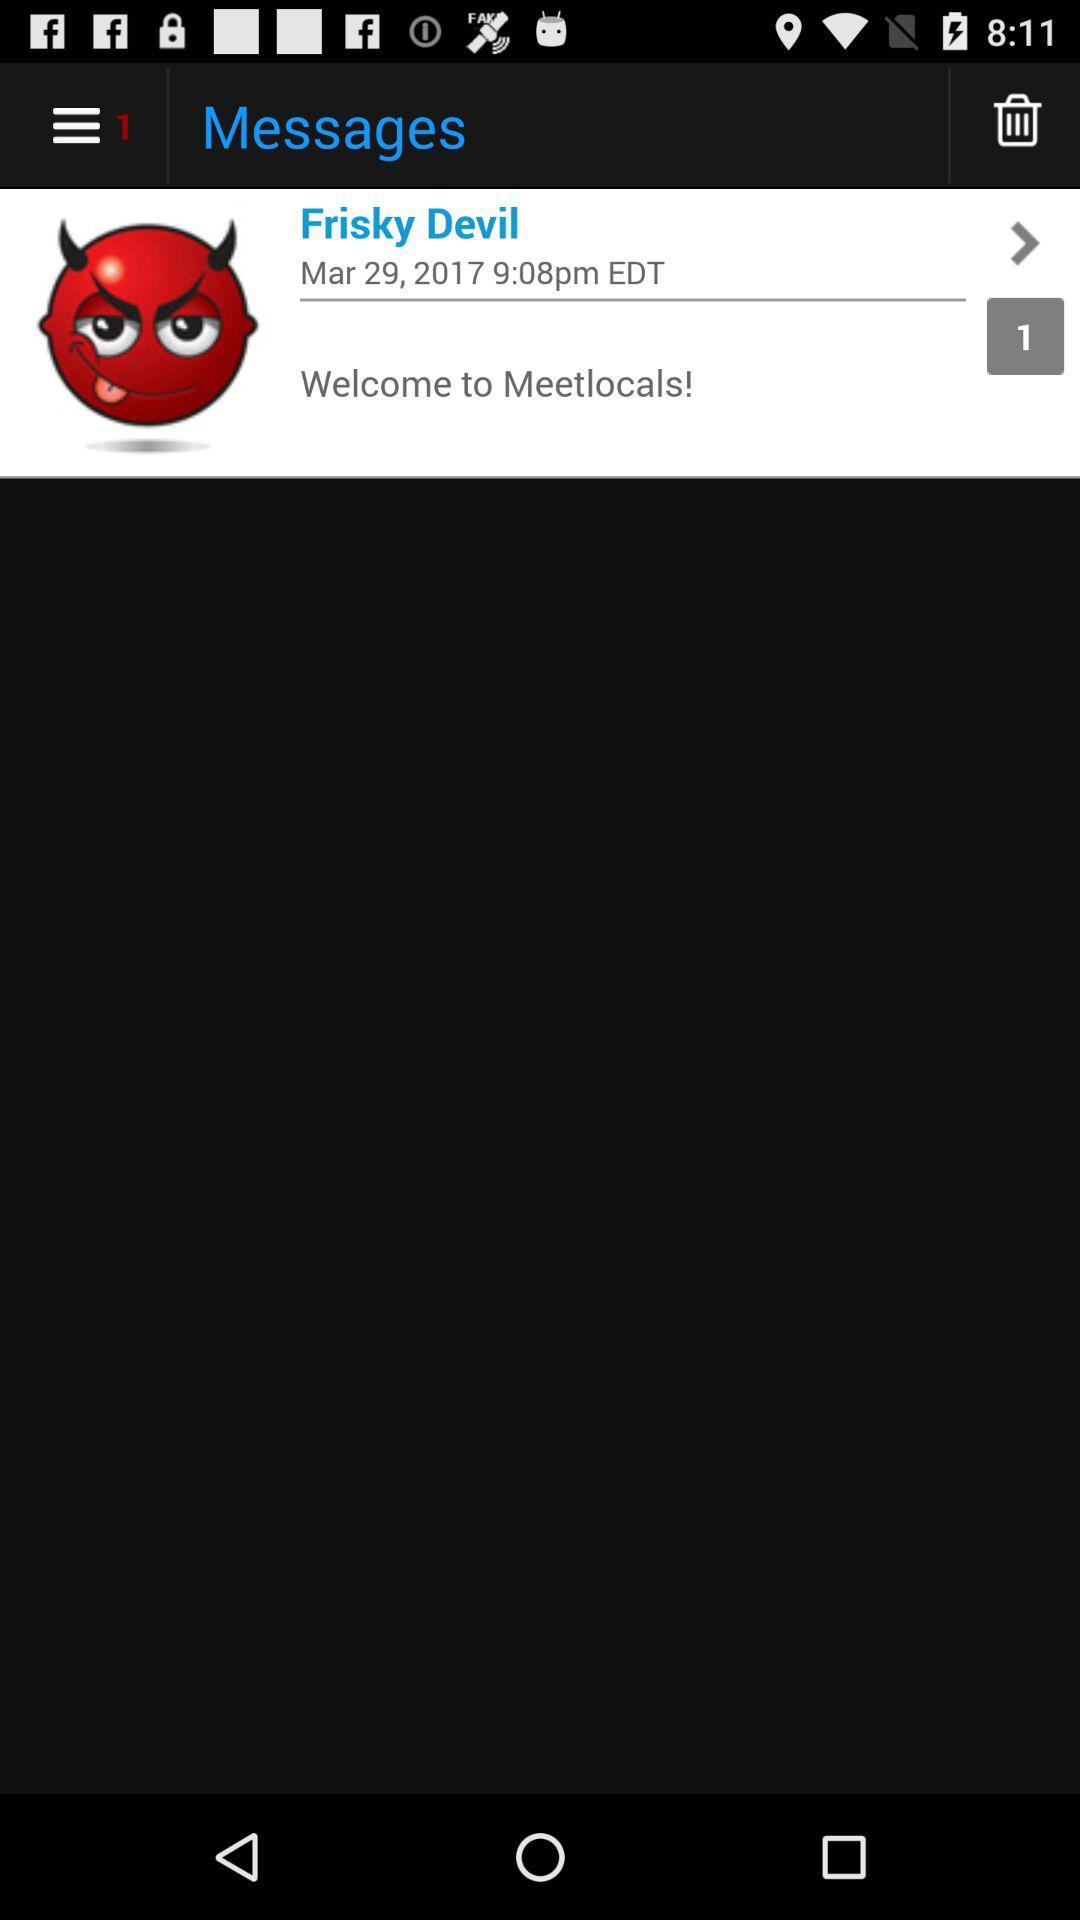  I want to click on app to the left of 1 app, so click(632, 381).